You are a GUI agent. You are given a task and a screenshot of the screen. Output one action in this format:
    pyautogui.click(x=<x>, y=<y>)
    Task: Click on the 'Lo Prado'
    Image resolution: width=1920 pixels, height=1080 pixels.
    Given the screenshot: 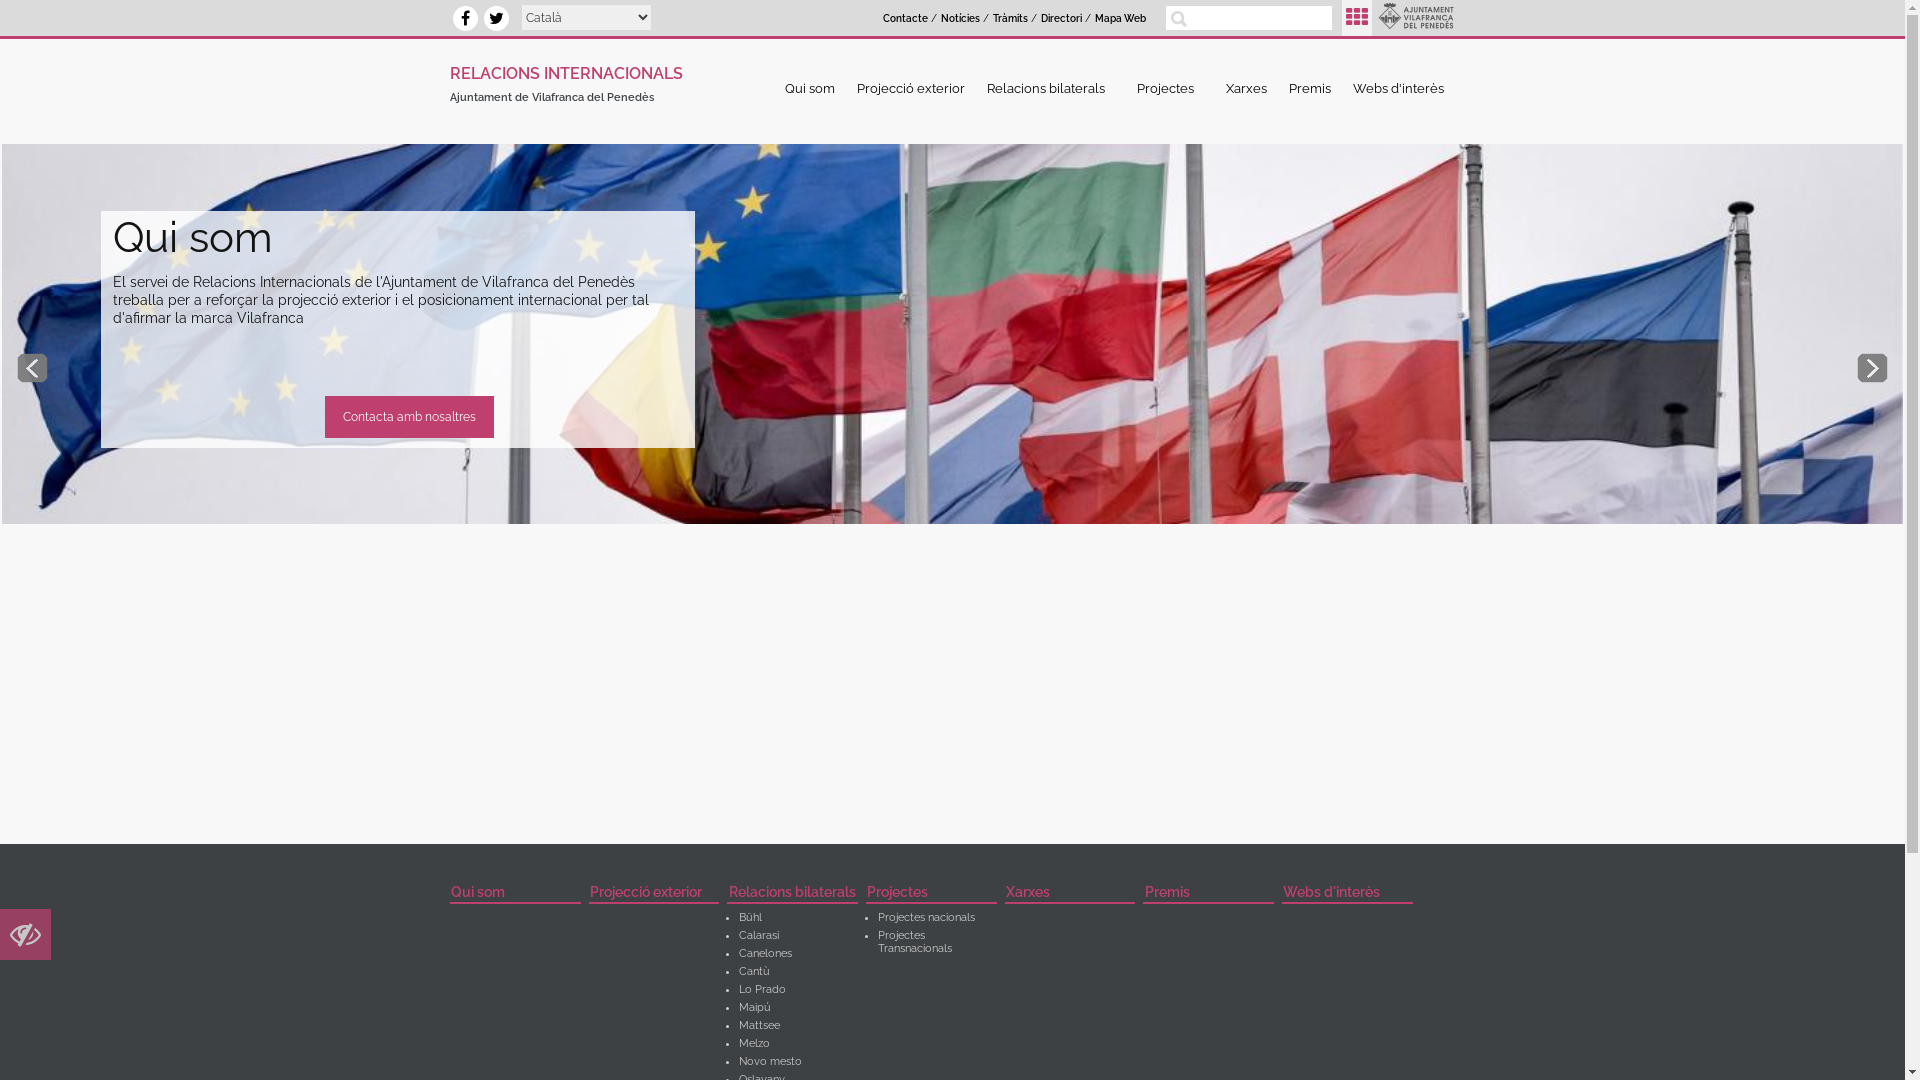 What is the action you would take?
    pyautogui.click(x=761, y=988)
    